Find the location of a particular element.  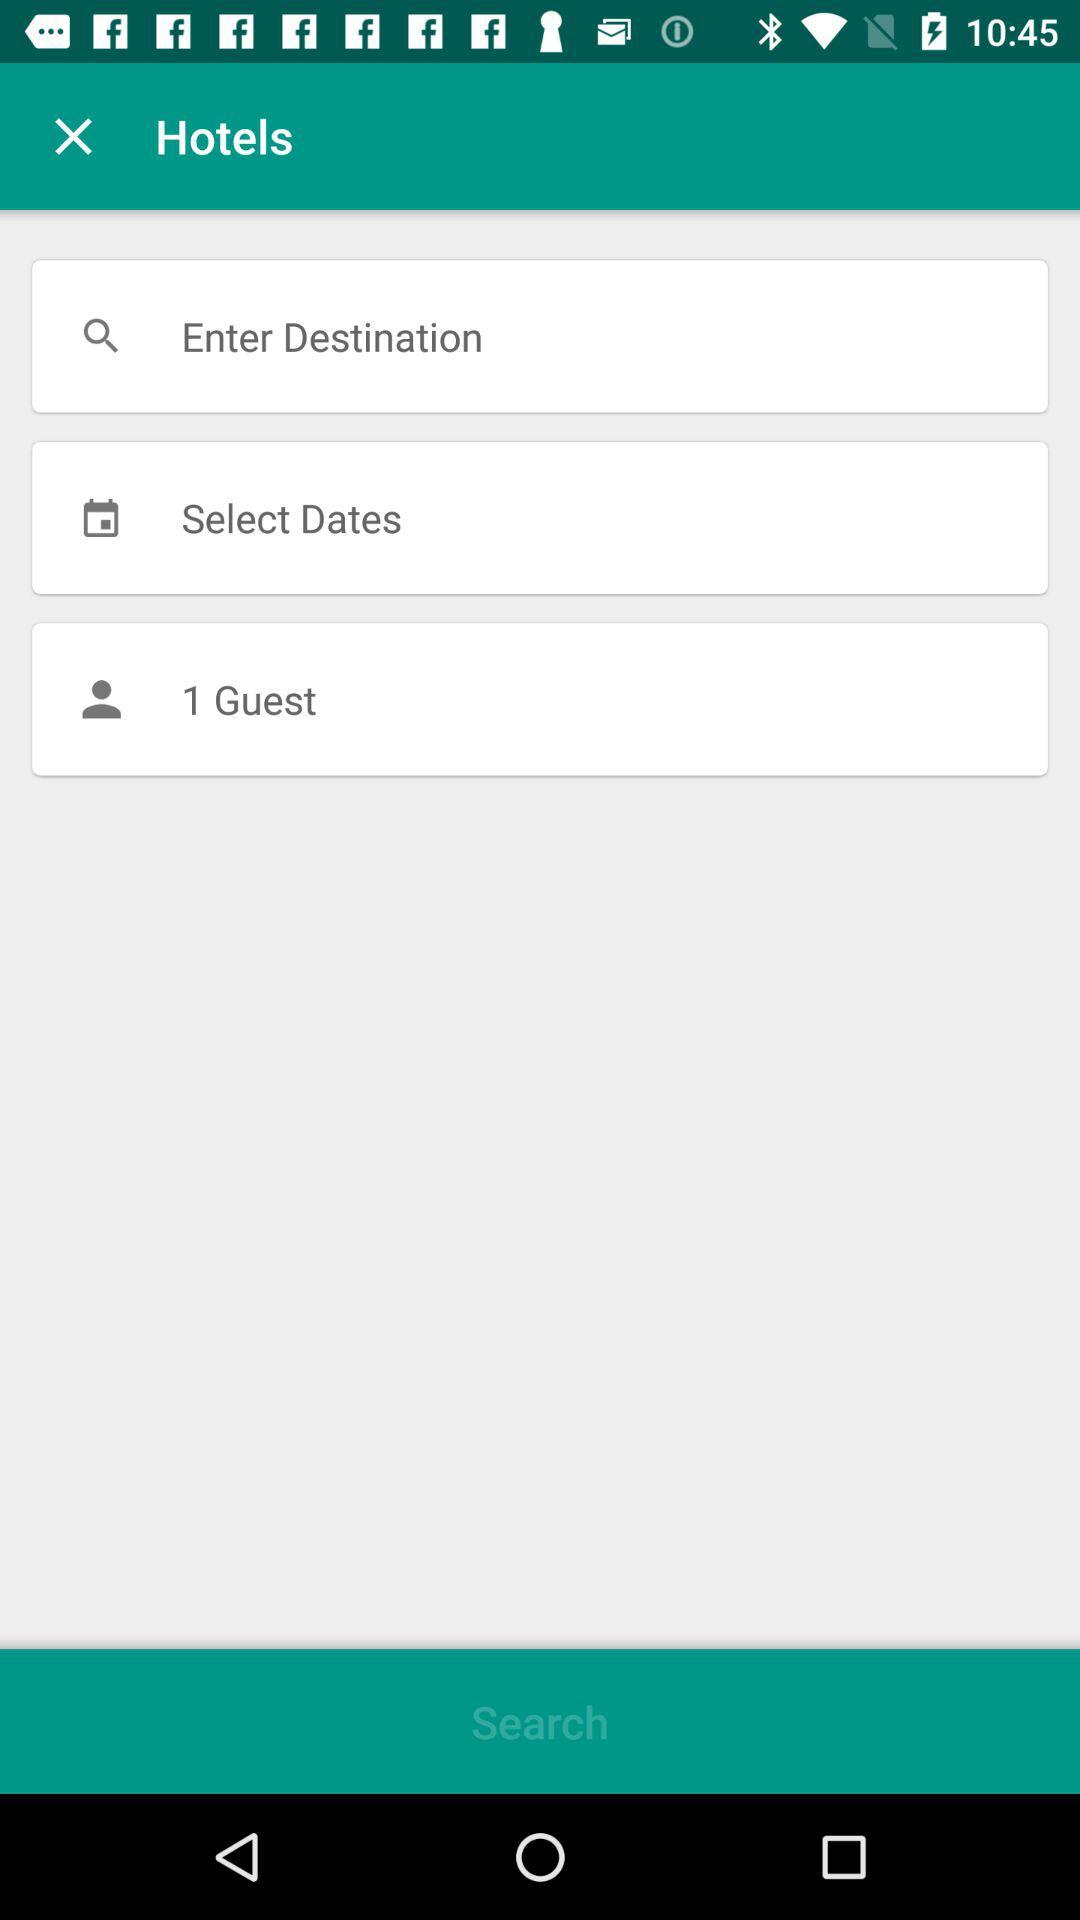

item to the left of hotels icon is located at coordinates (72, 135).